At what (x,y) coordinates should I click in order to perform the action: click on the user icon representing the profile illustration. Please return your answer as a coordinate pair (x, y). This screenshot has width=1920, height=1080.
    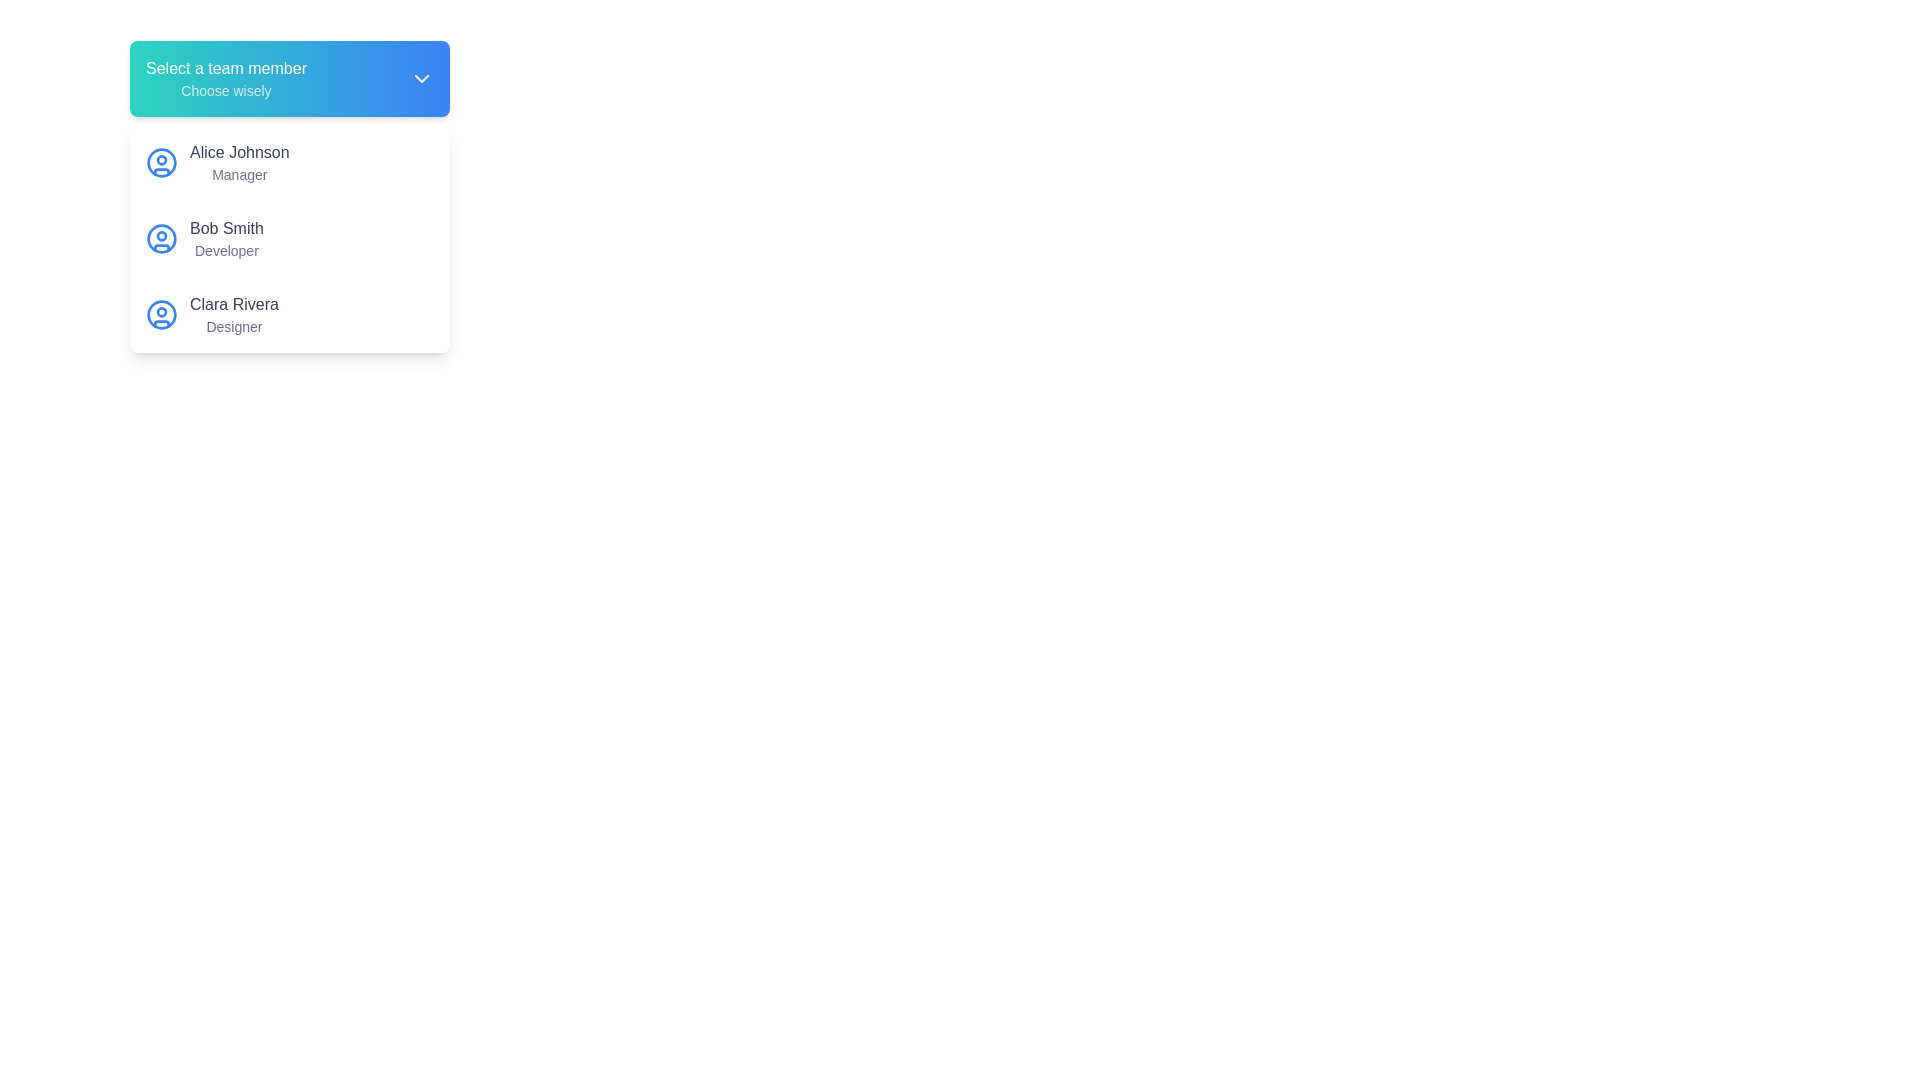
    Looking at the image, I should click on (162, 238).